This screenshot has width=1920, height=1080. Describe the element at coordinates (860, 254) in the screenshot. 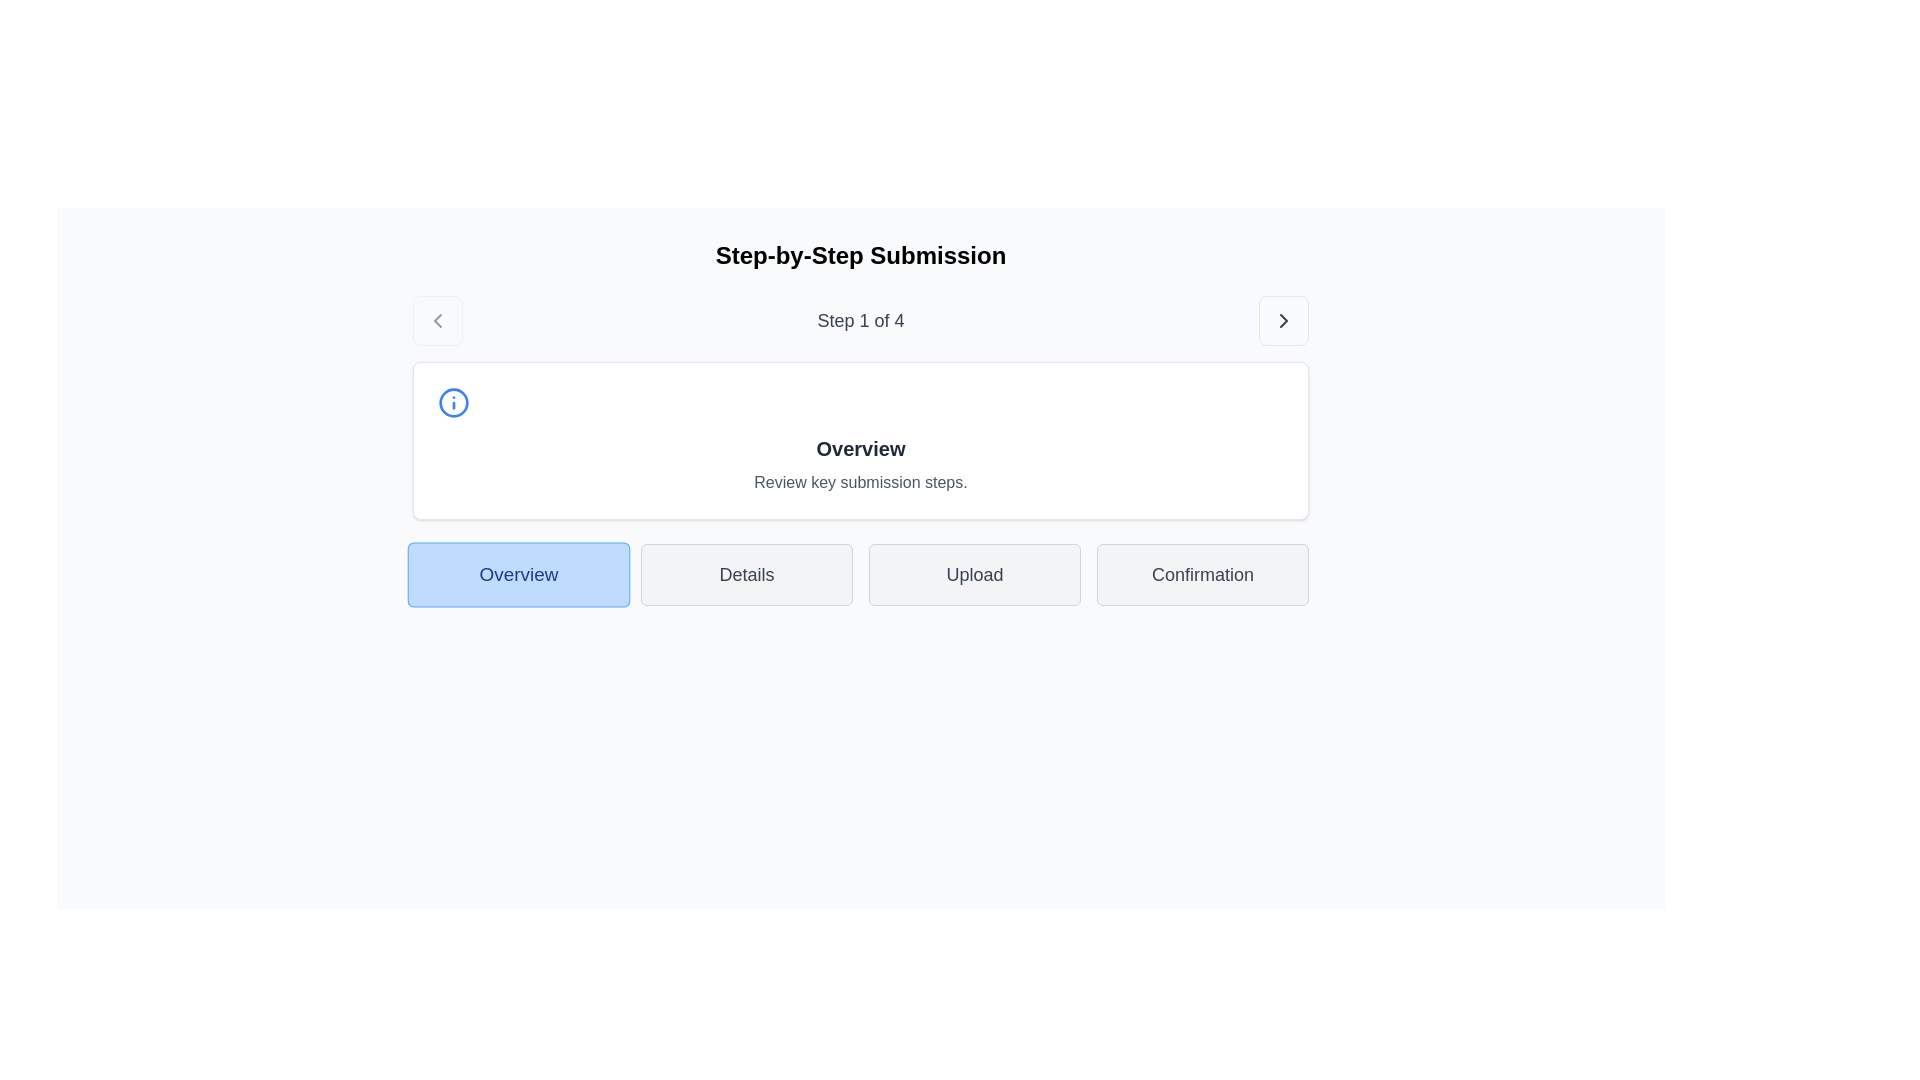

I see `the bold text element displaying 'Step-by-Step Submission' which is positioned at the top of the interface, serving as the title for the section` at that location.